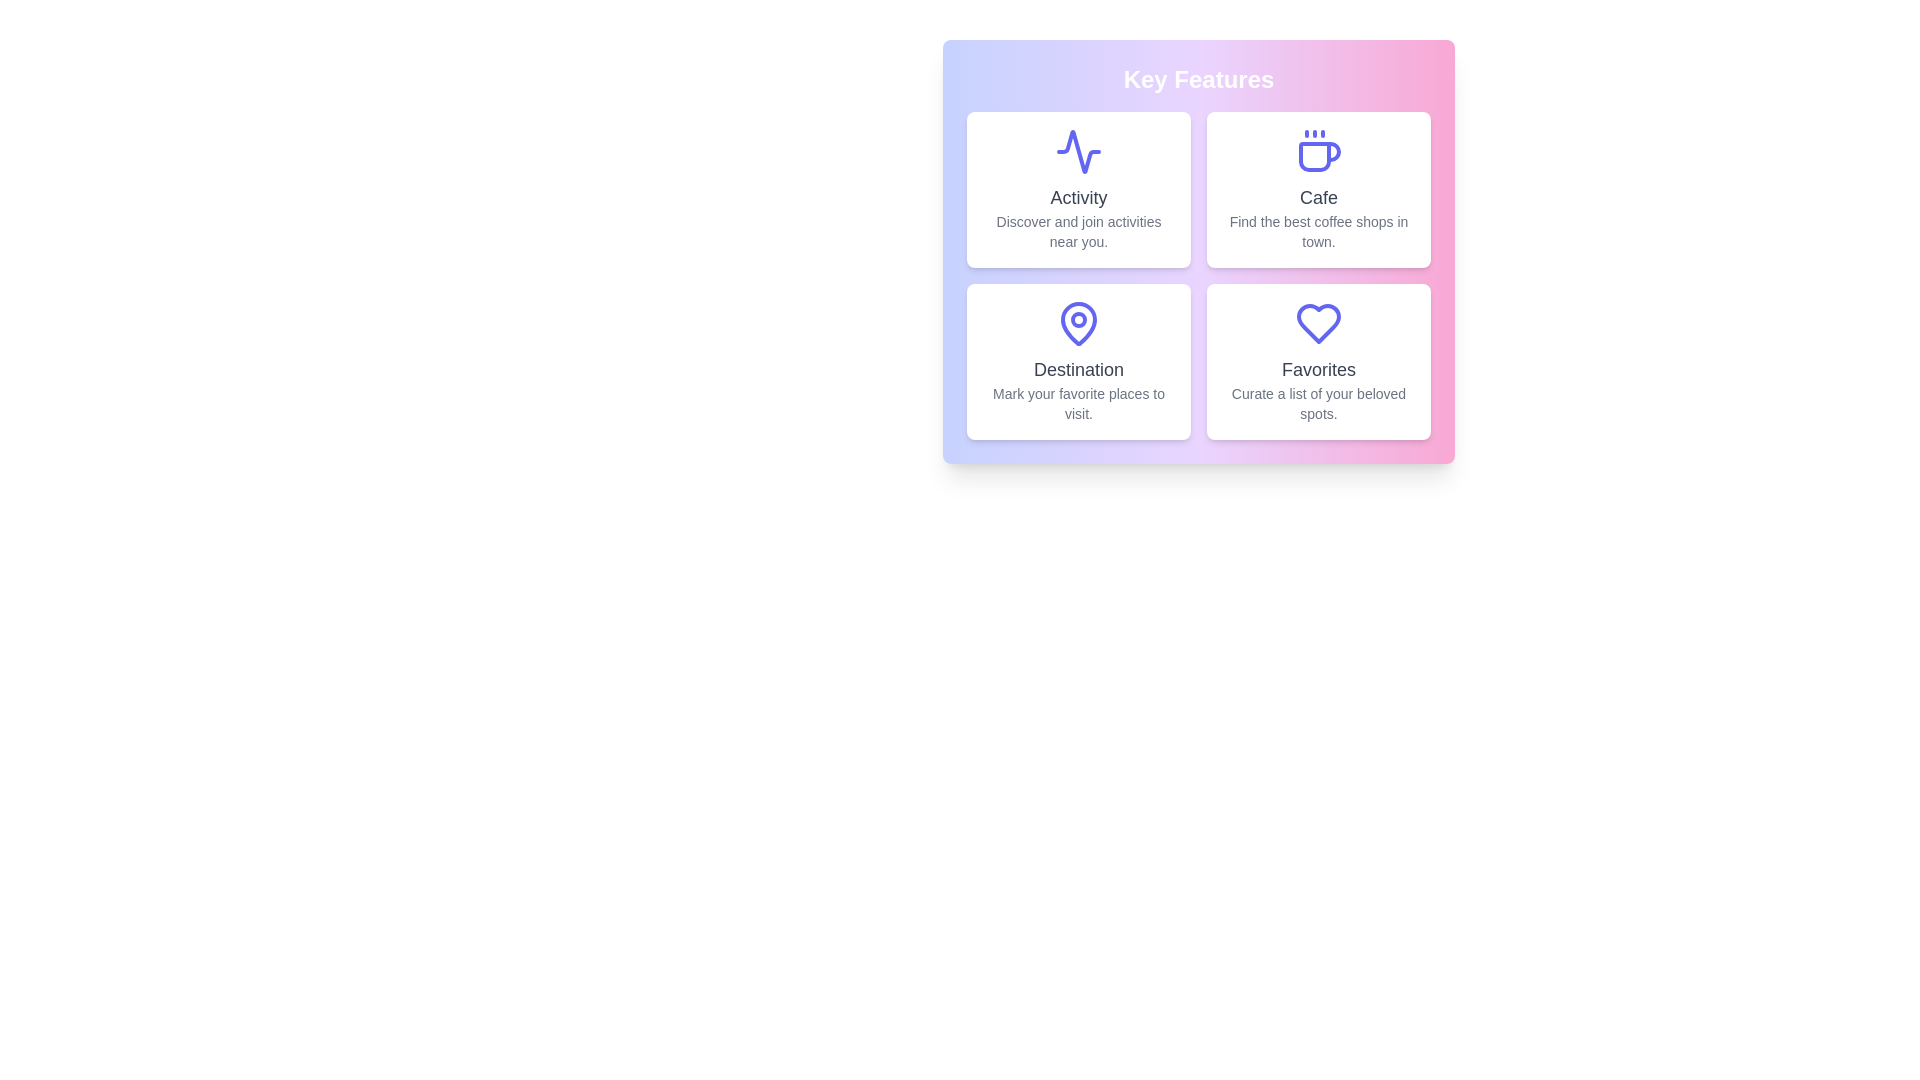 This screenshot has height=1080, width=1920. What do you see at coordinates (1319, 189) in the screenshot?
I see `the feature card for Cafe` at bounding box center [1319, 189].